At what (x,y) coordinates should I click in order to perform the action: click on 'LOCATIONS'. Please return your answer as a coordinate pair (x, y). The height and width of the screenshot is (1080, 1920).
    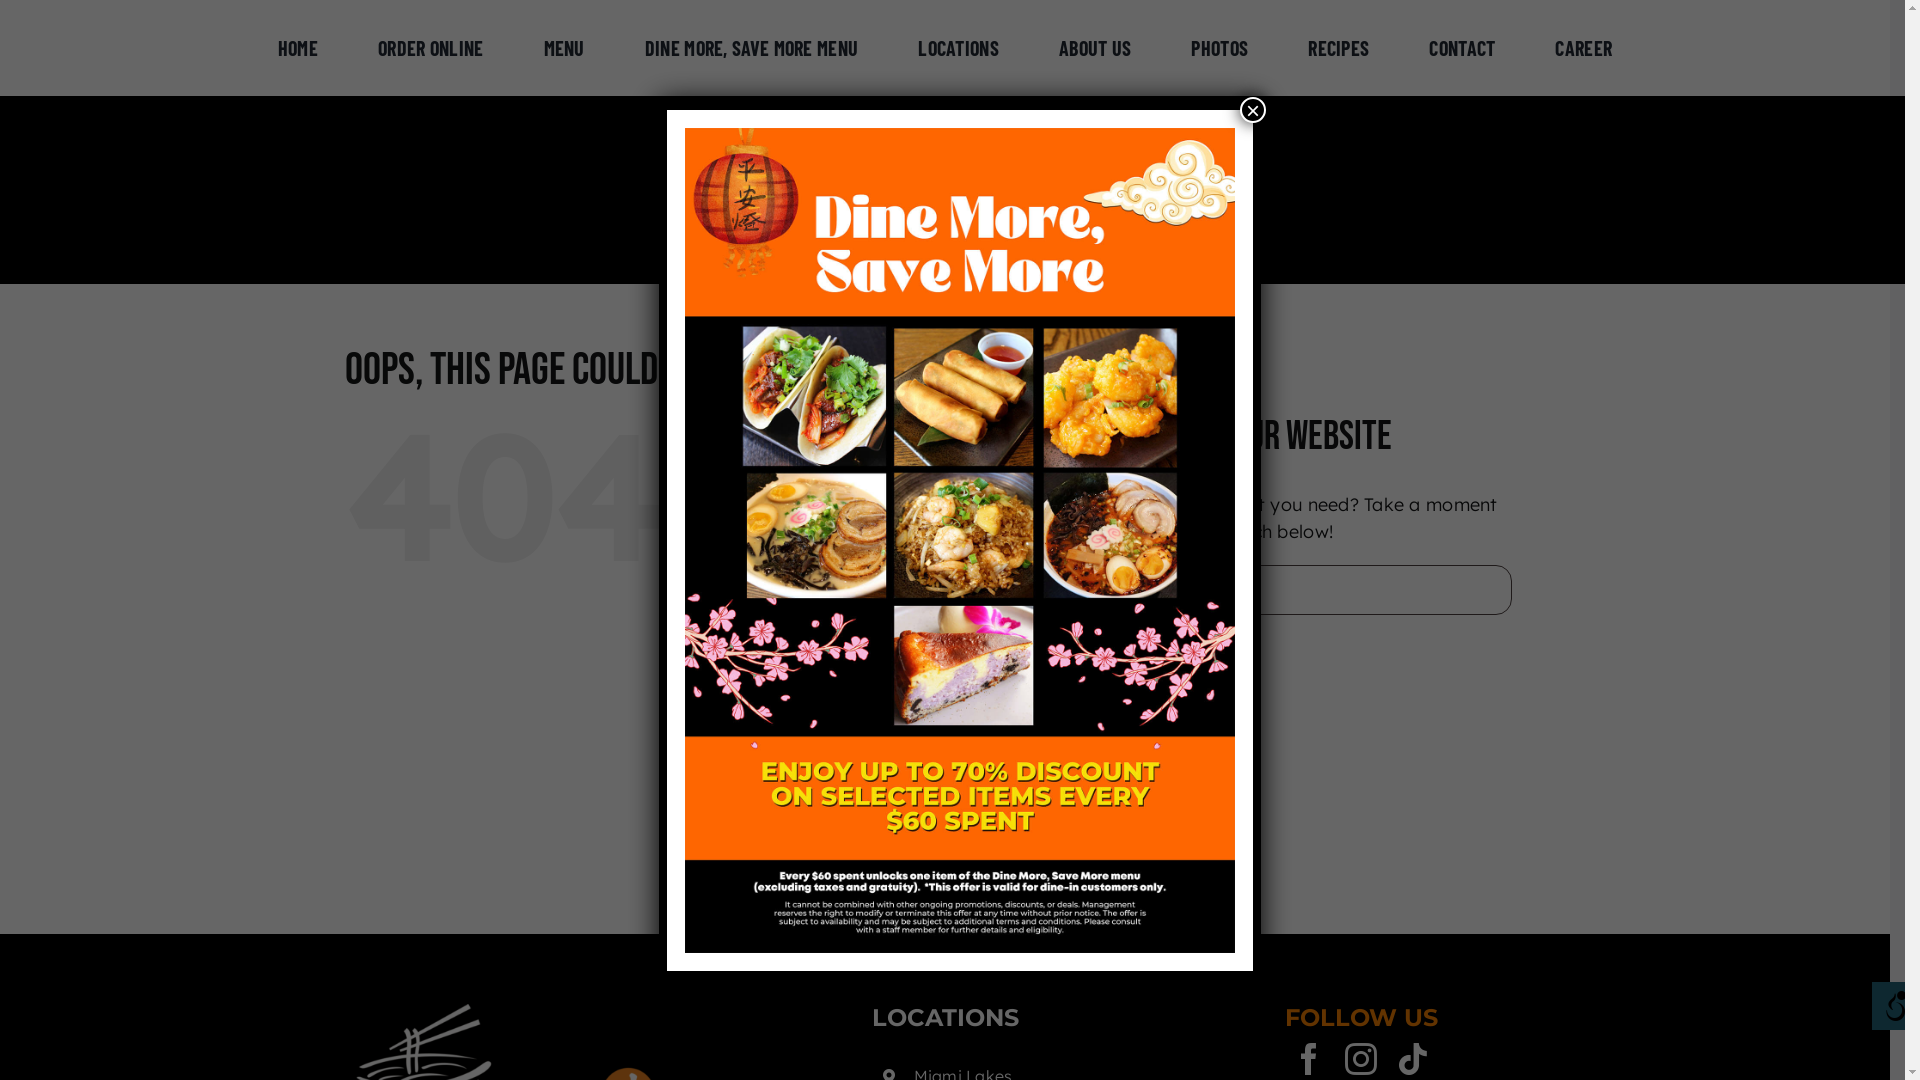
    Looking at the image, I should click on (957, 46).